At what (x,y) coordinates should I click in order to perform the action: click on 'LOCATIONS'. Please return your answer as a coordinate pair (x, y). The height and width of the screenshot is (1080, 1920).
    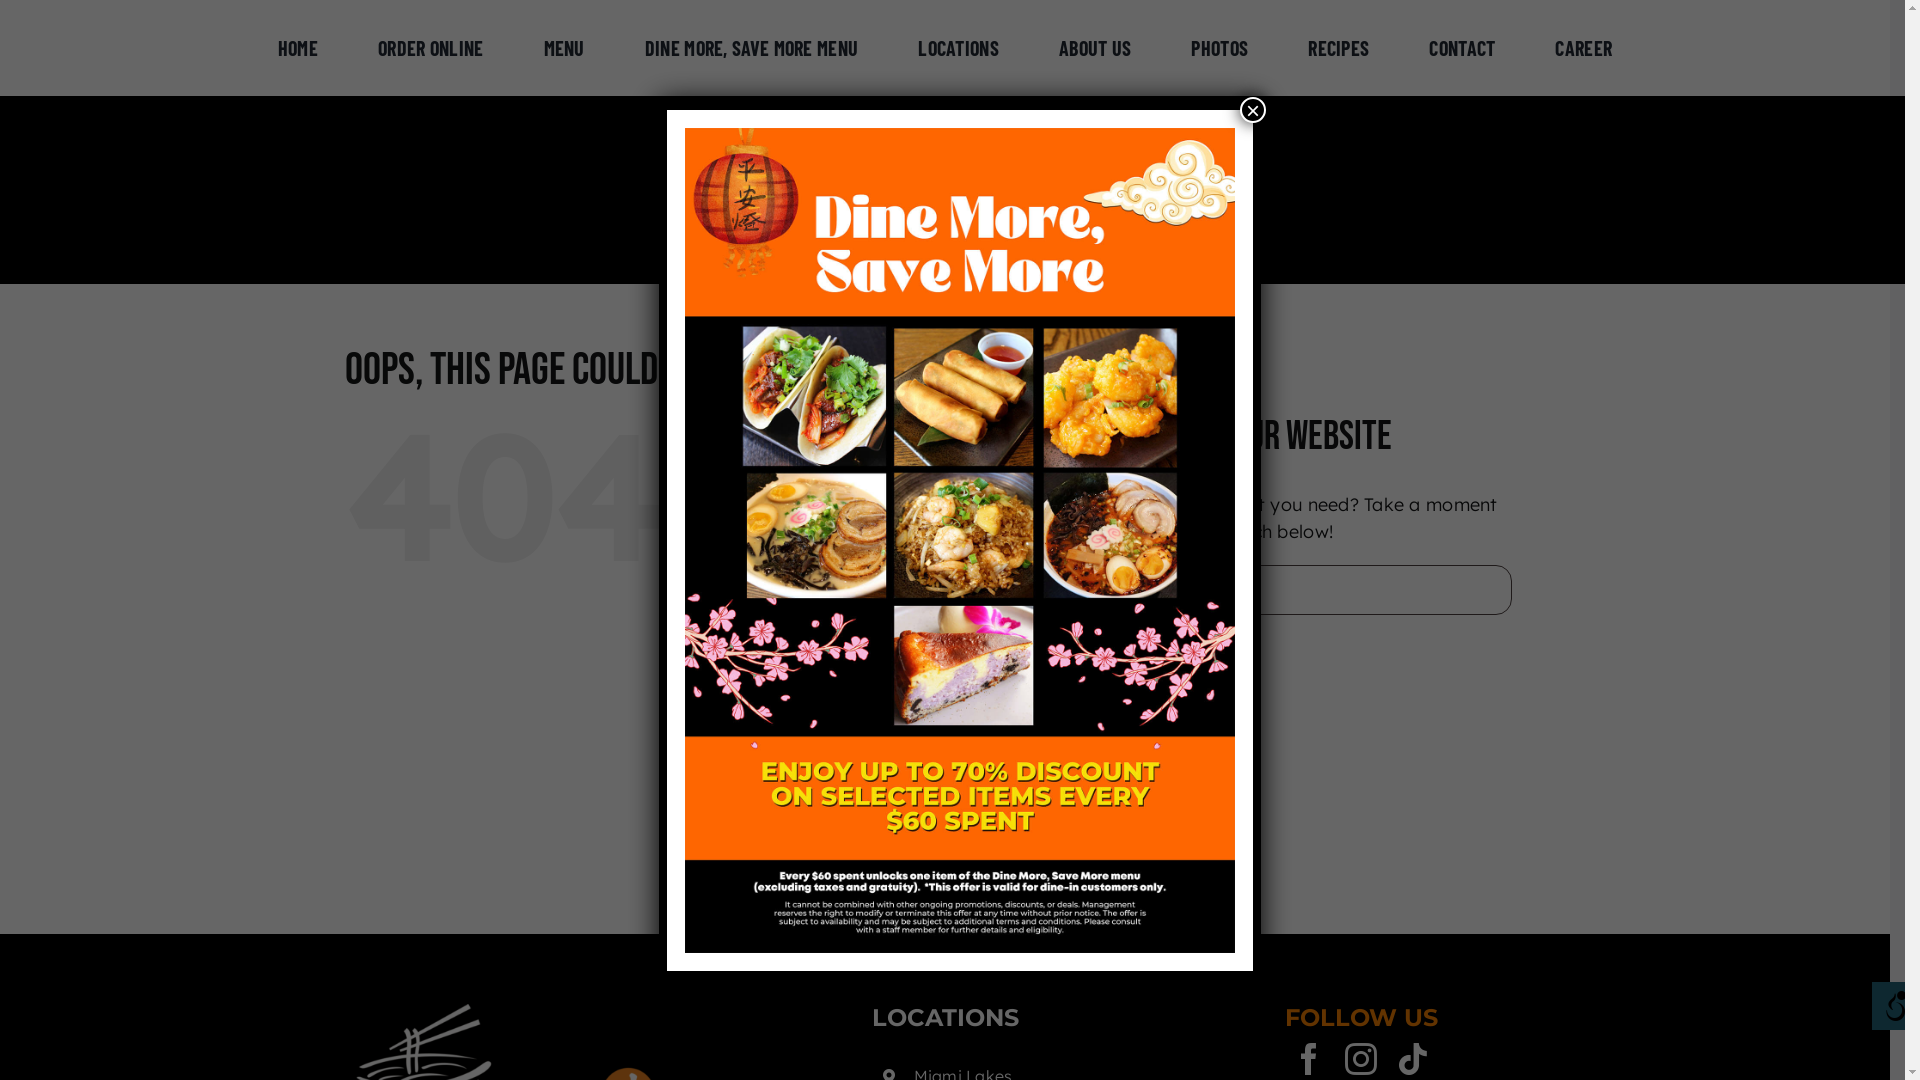
    Looking at the image, I should click on (957, 46).